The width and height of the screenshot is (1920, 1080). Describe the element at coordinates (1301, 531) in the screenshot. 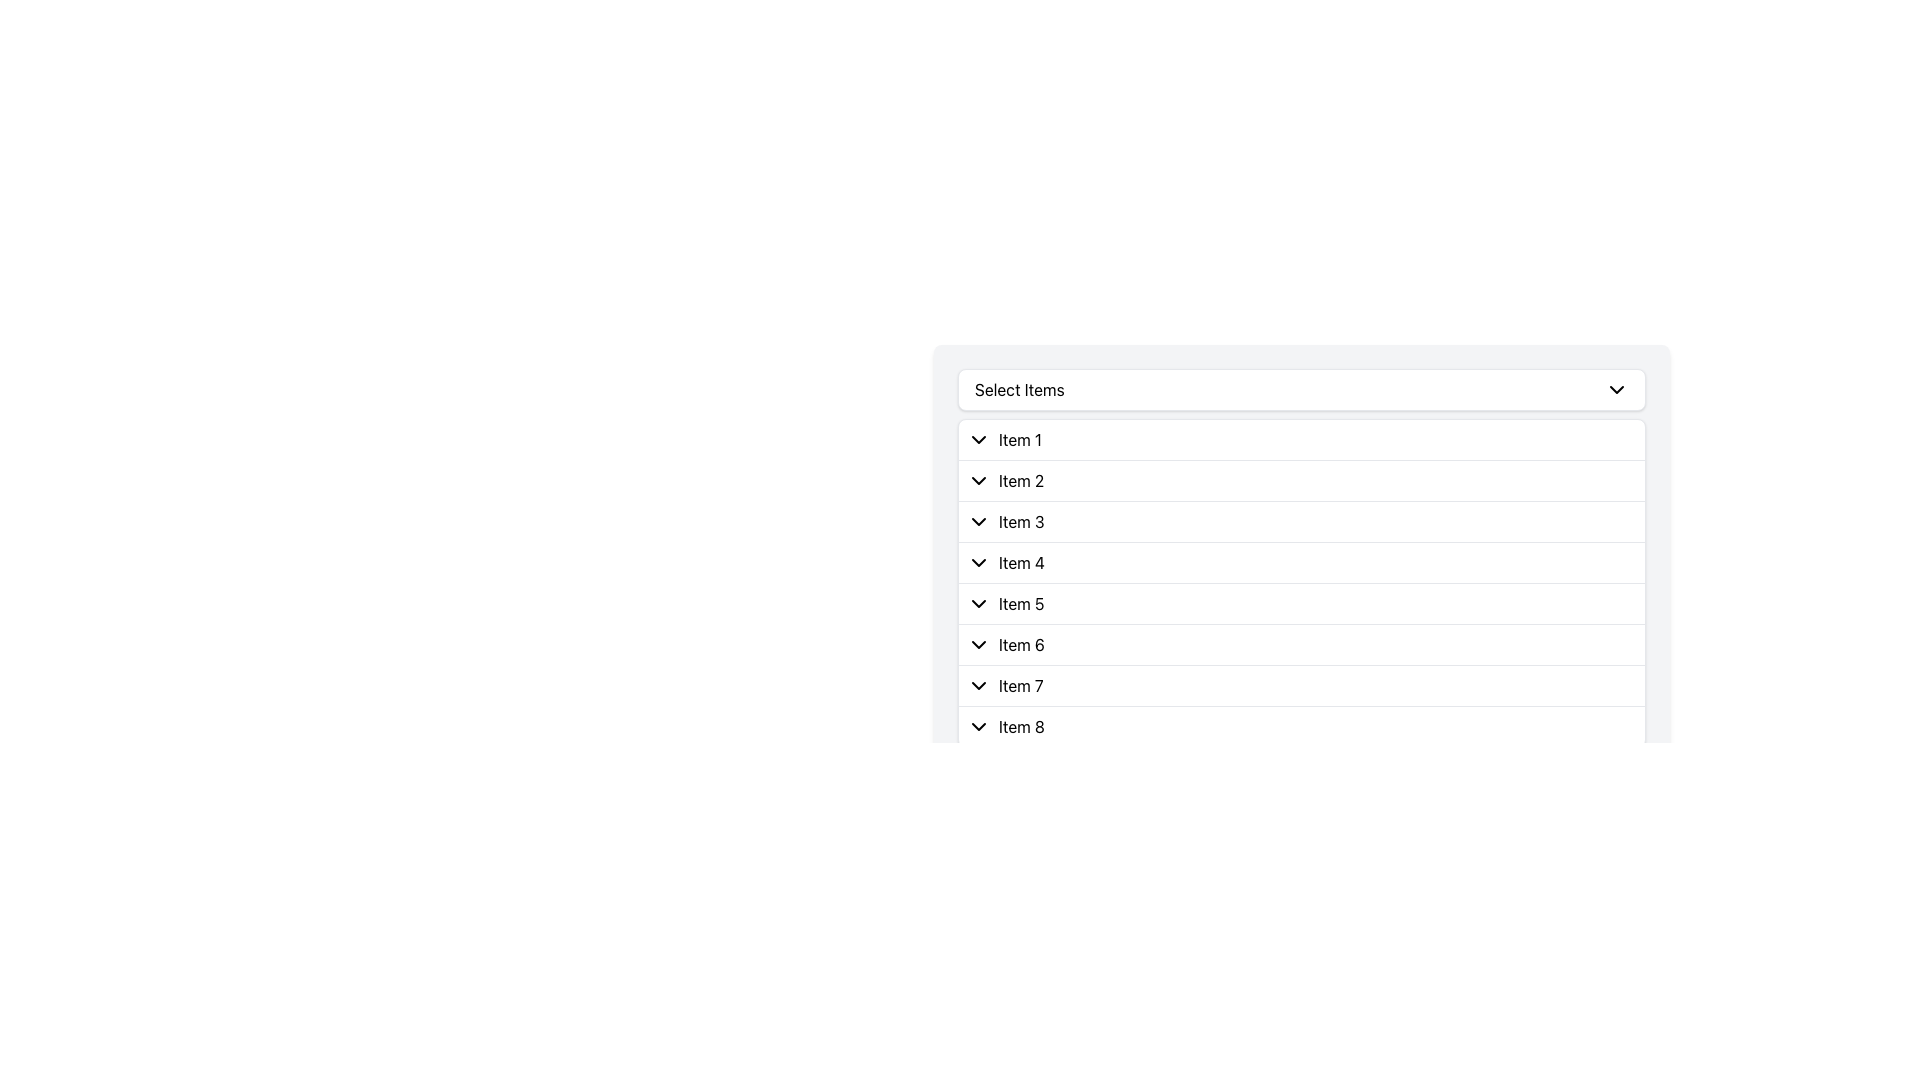

I see `the third item in the dropdown list, labeled 'Item 3'` at that location.